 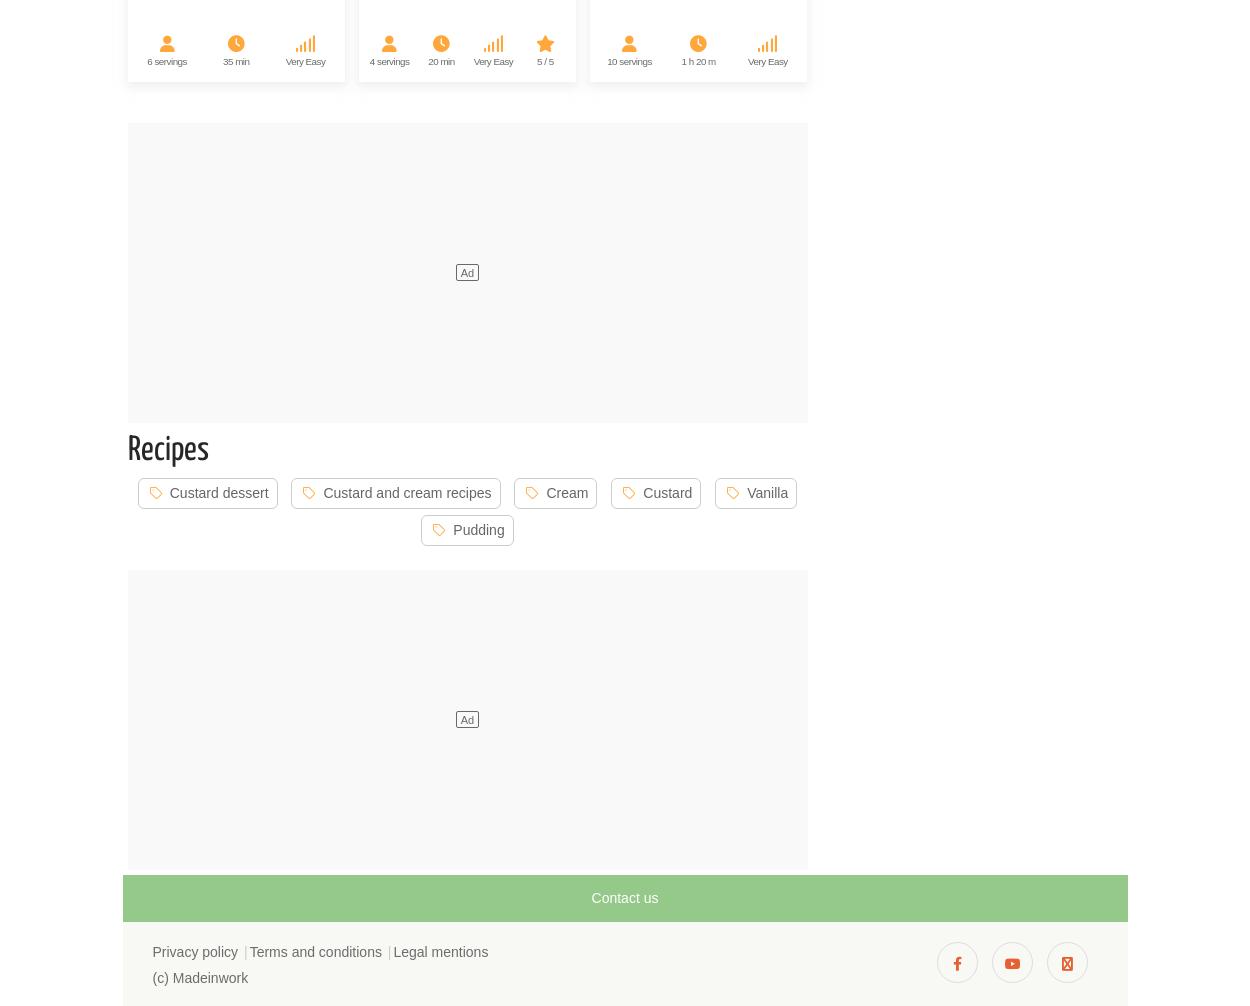 I want to click on 'Custard', so click(x=667, y=491).